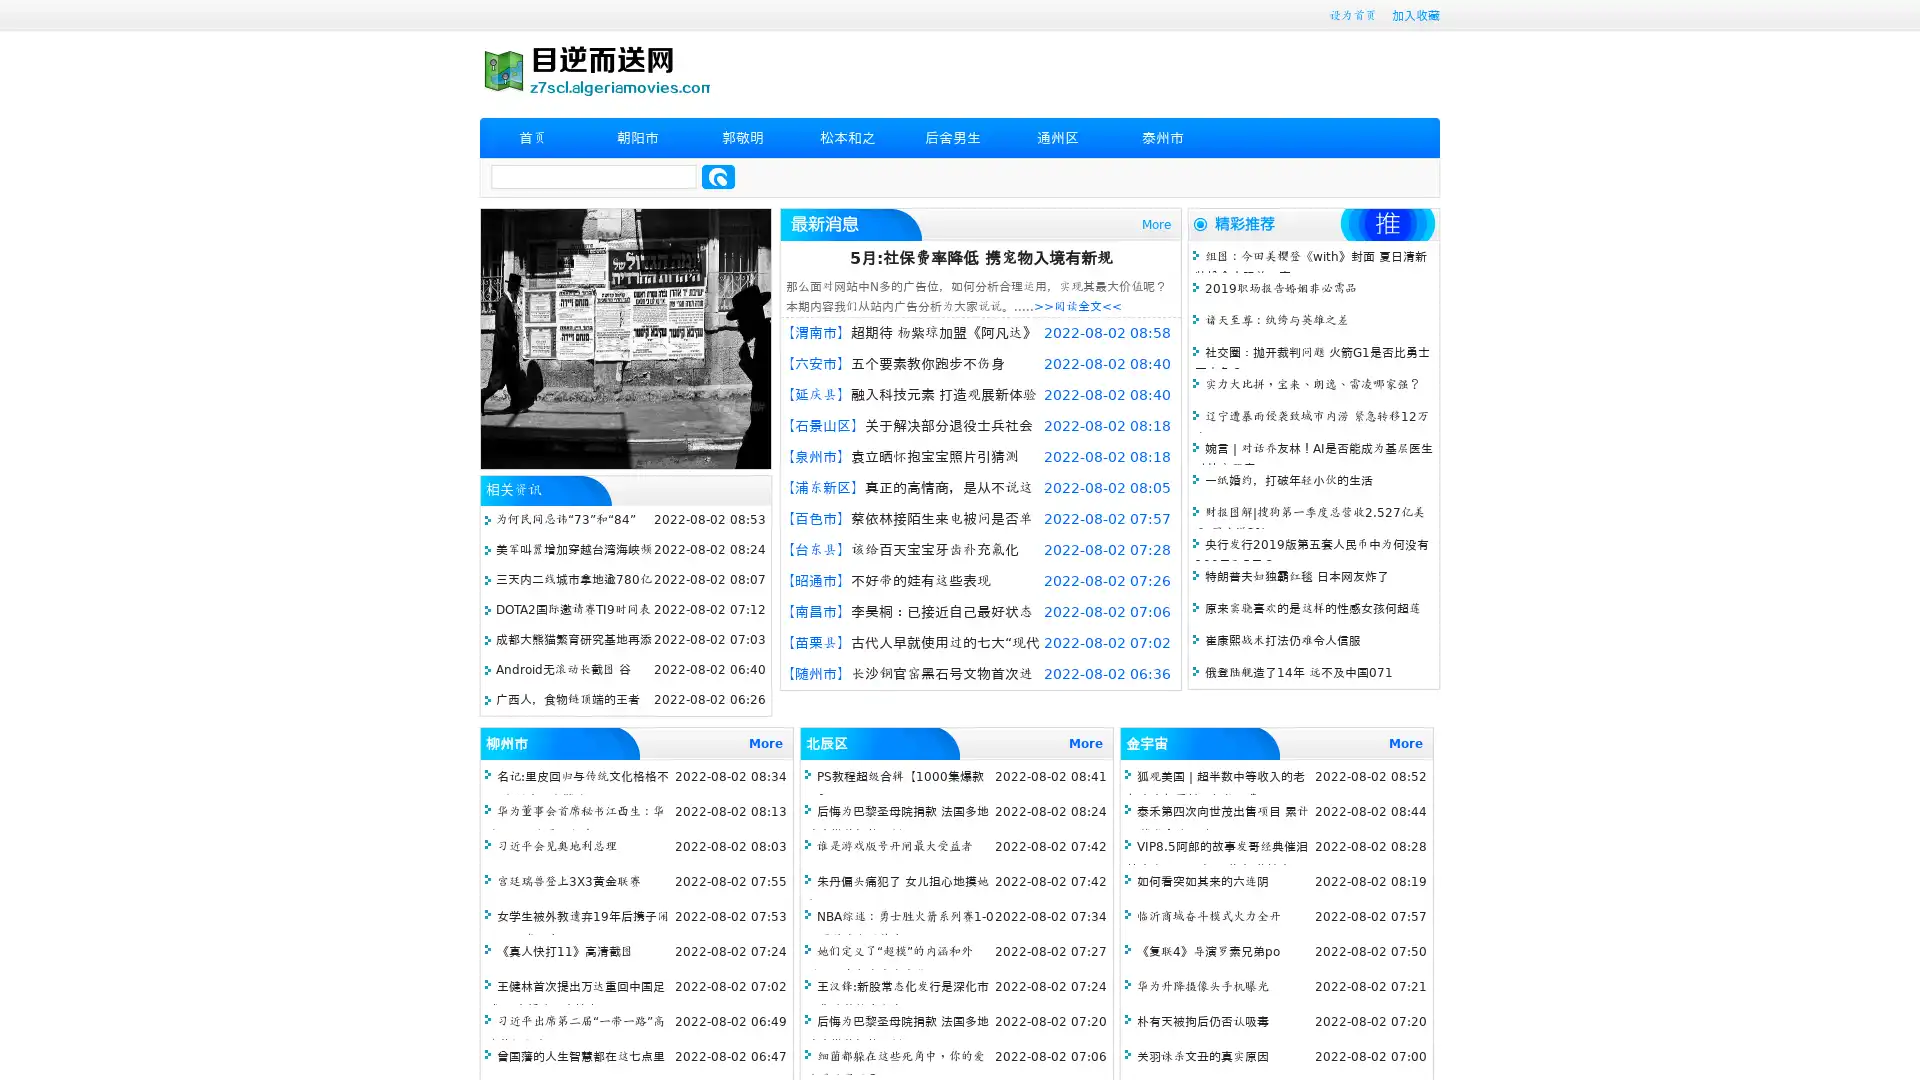 This screenshot has width=1920, height=1080. What do you see at coordinates (718, 176) in the screenshot?
I see `Search` at bounding box center [718, 176].